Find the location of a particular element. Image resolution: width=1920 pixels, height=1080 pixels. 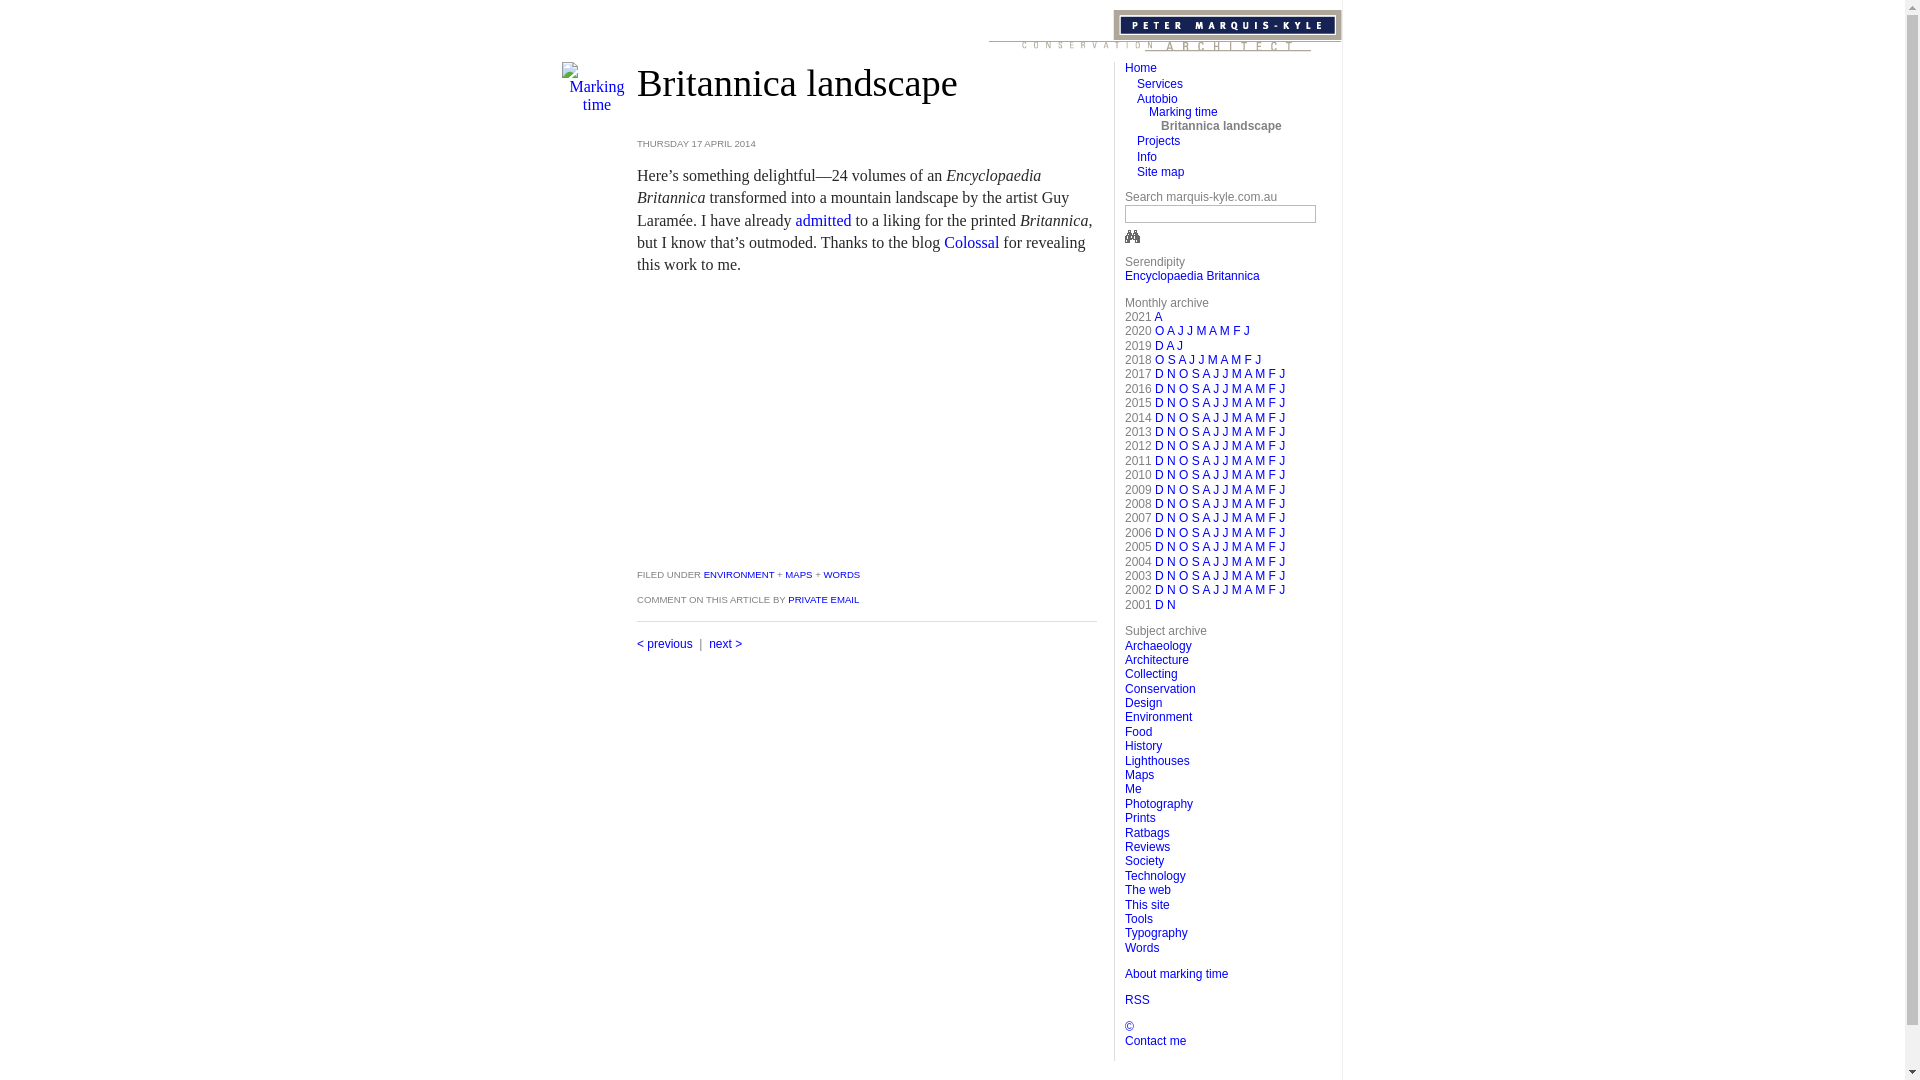

'WORDS' is located at coordinates (841, 574).